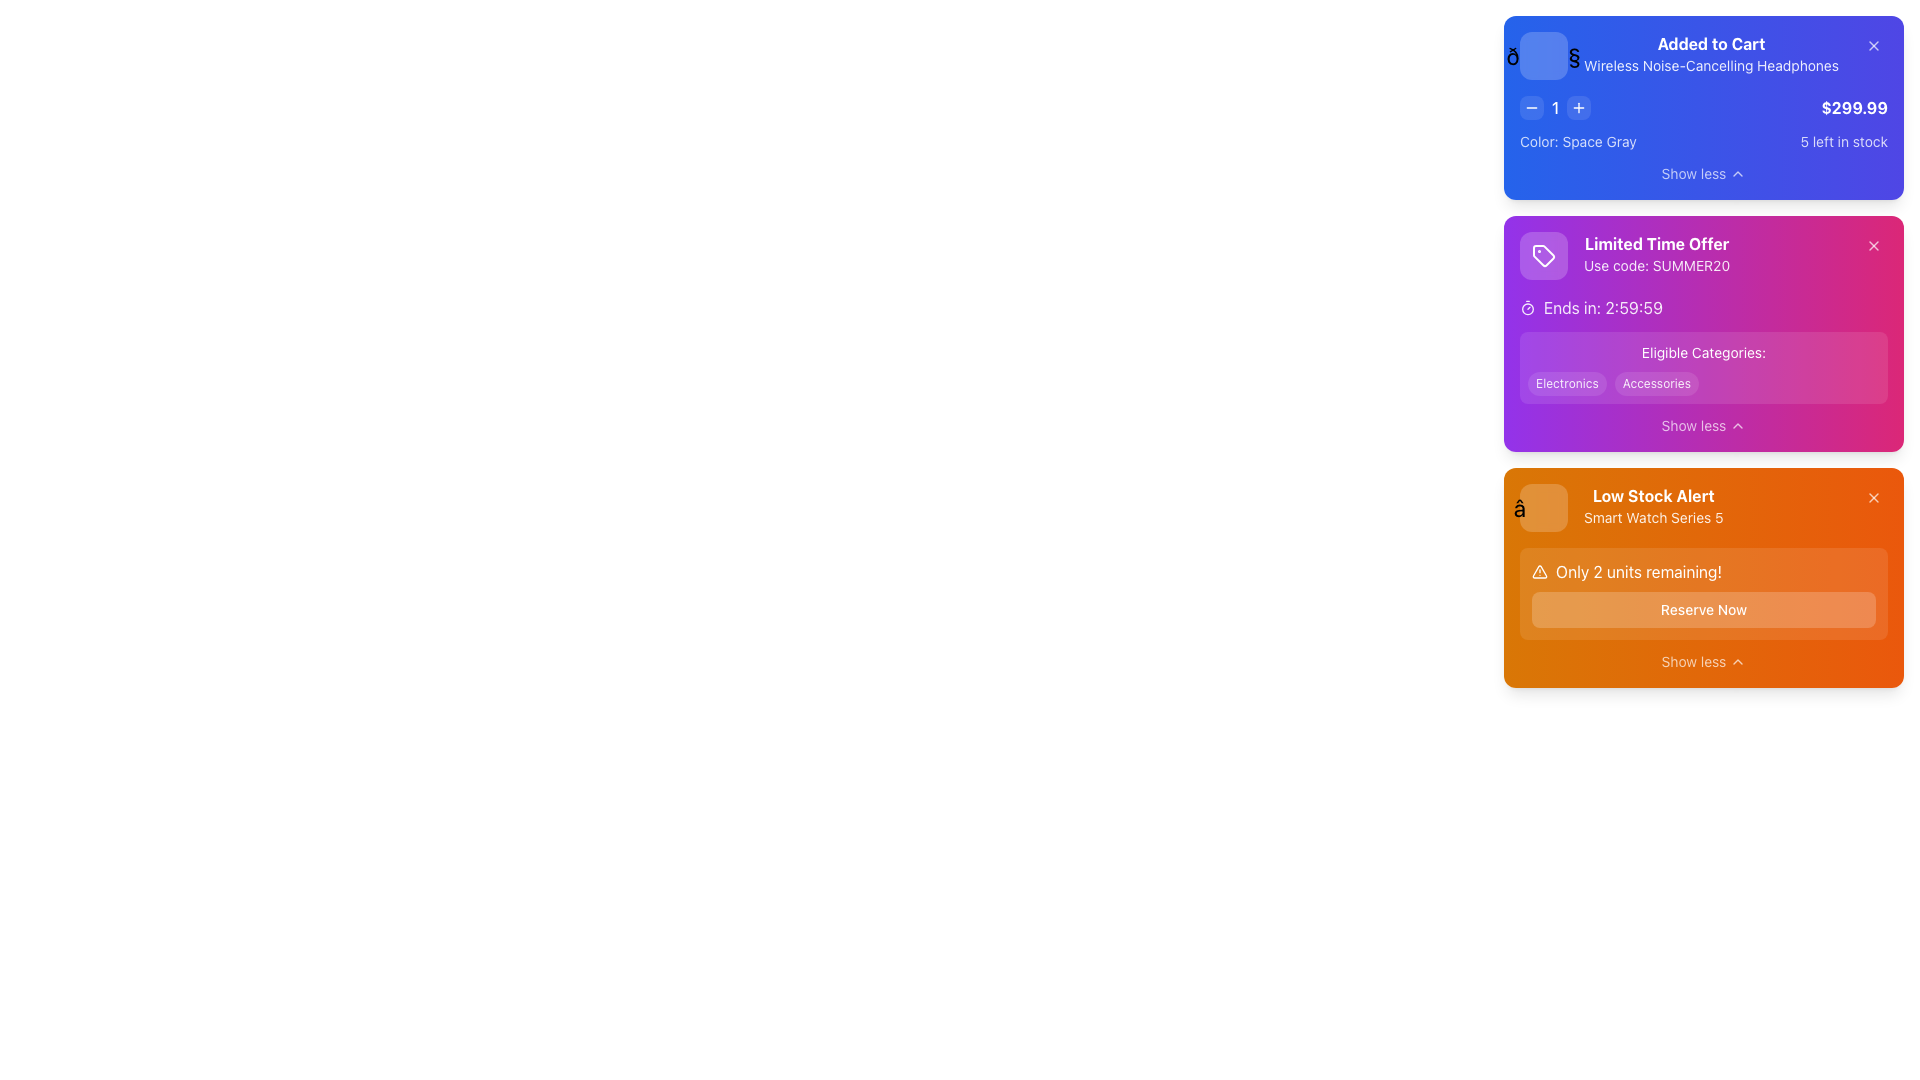  What do you see at coordinates (1625, 254) in the screenshot?
I see `promotional information displayed in the text label with a price tag icon, which includes 'Limited Time Offer' and 'Use code: SUMMER20'` at bounding box center [1625, 254].